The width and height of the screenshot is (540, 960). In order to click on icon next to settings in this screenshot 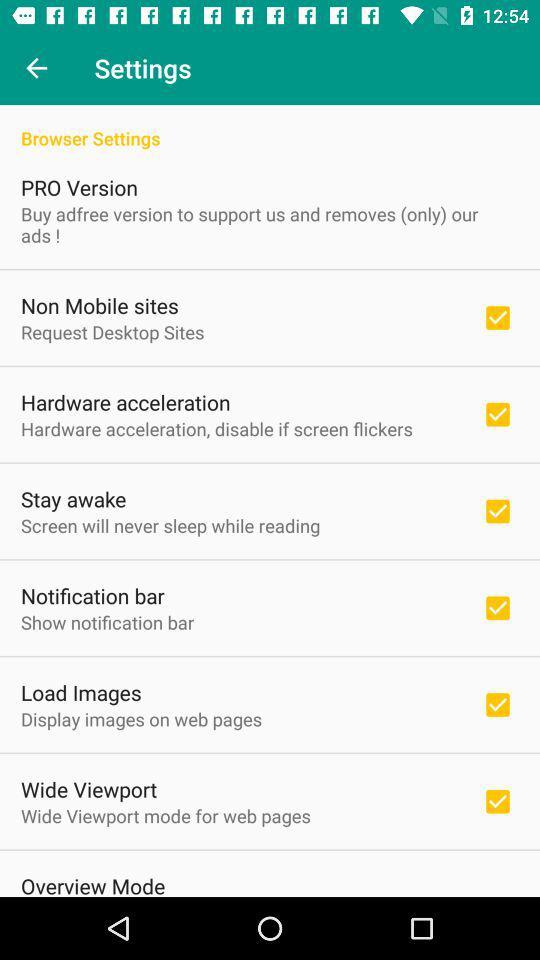, I will do `click(36, 68)`.